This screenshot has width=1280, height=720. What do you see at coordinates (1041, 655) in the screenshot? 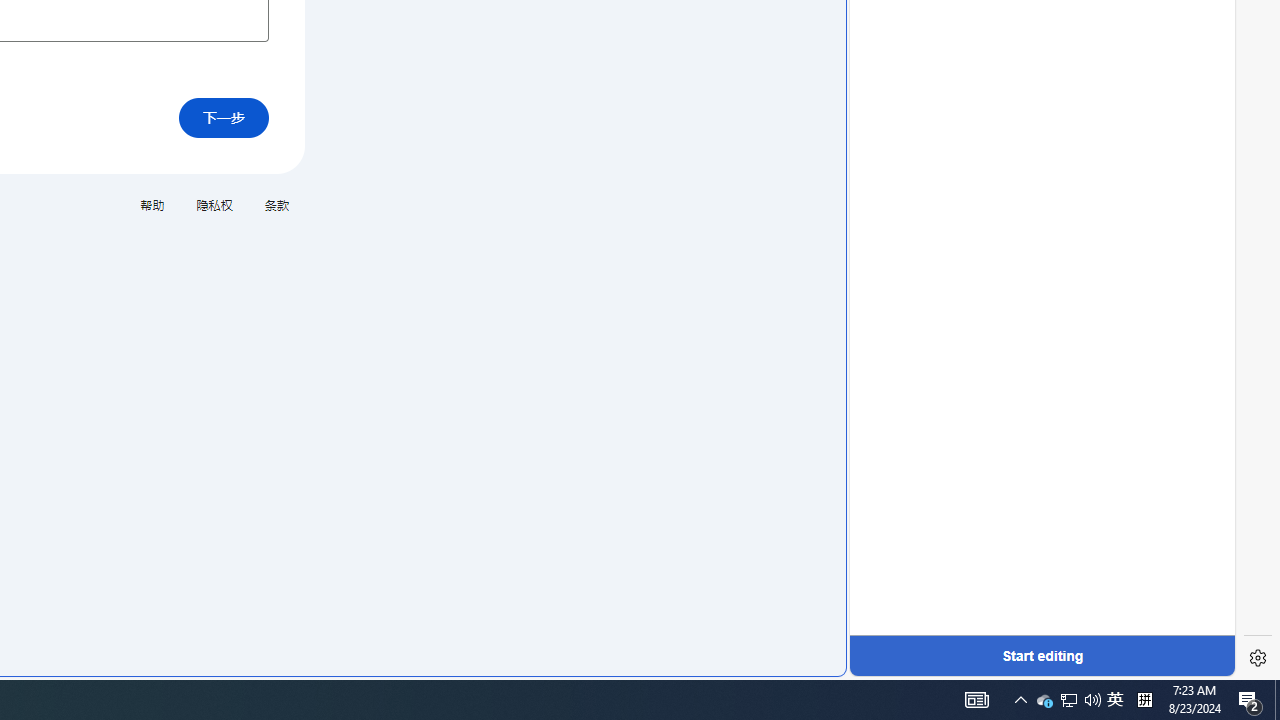
I see `'Start editing'` at bounding box center [1041, 655].